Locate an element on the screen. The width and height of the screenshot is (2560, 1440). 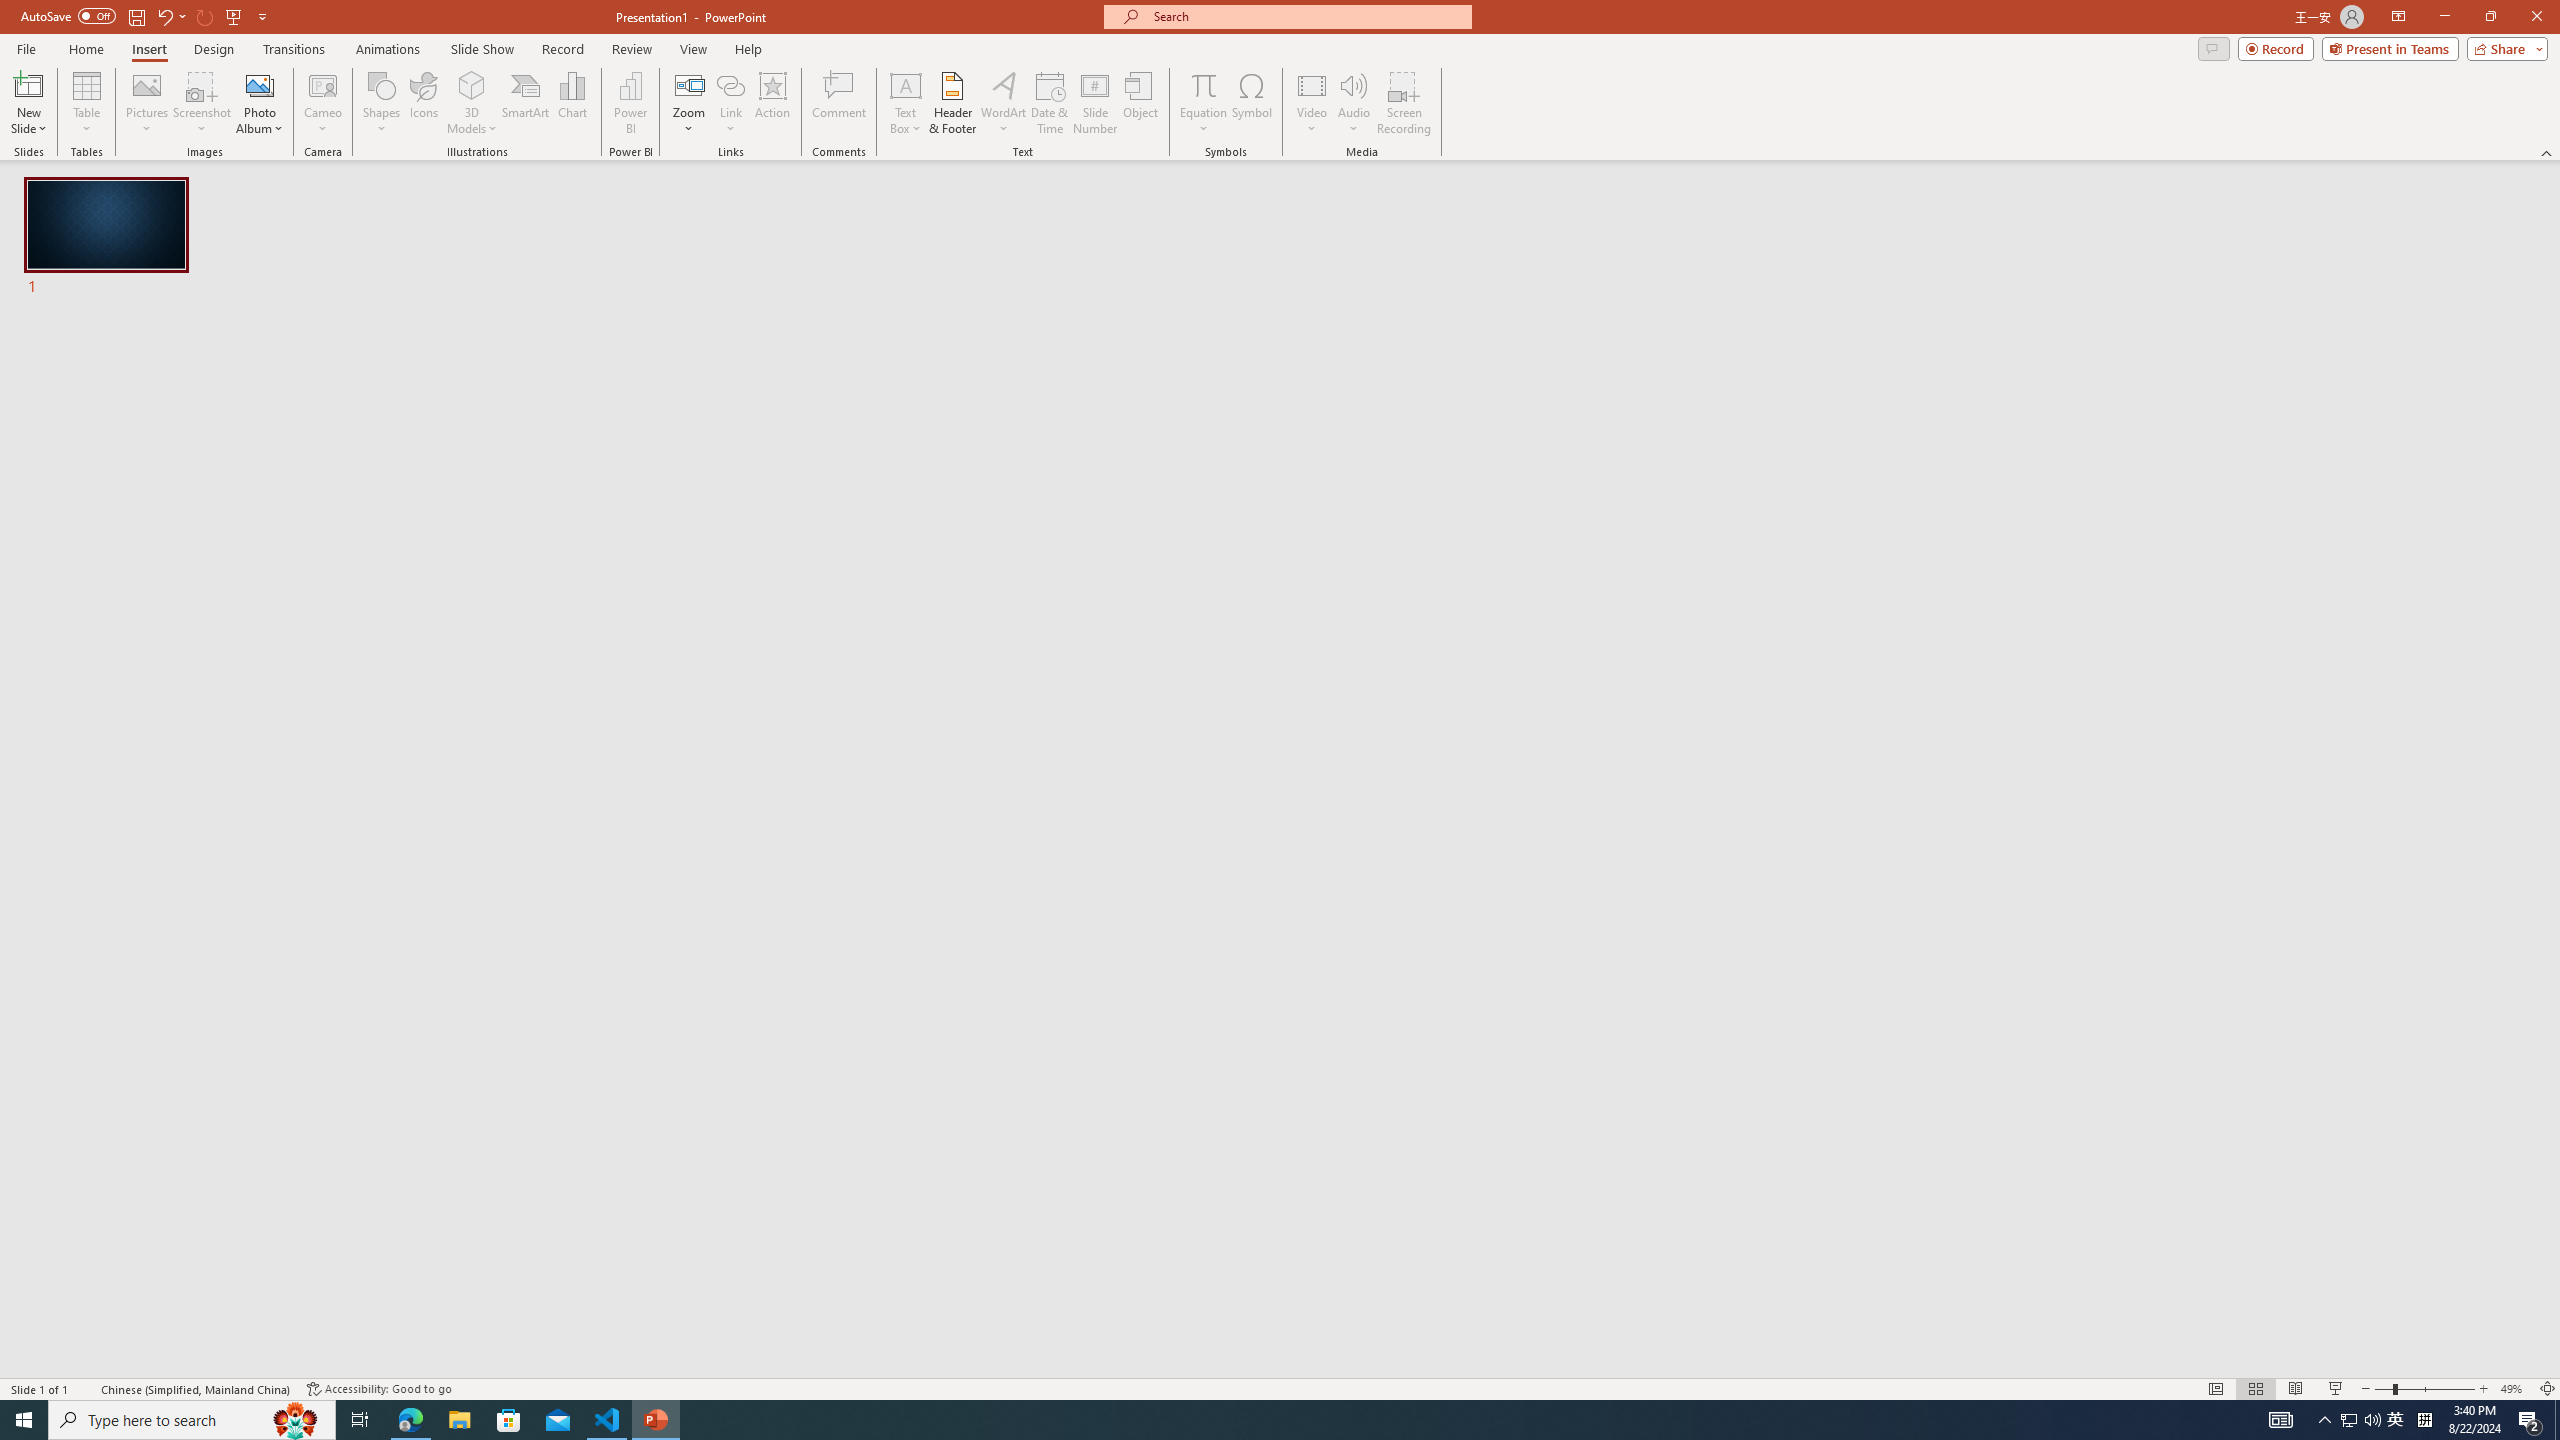
'Zoom 49%' is located at coordinates (2515, 1389).